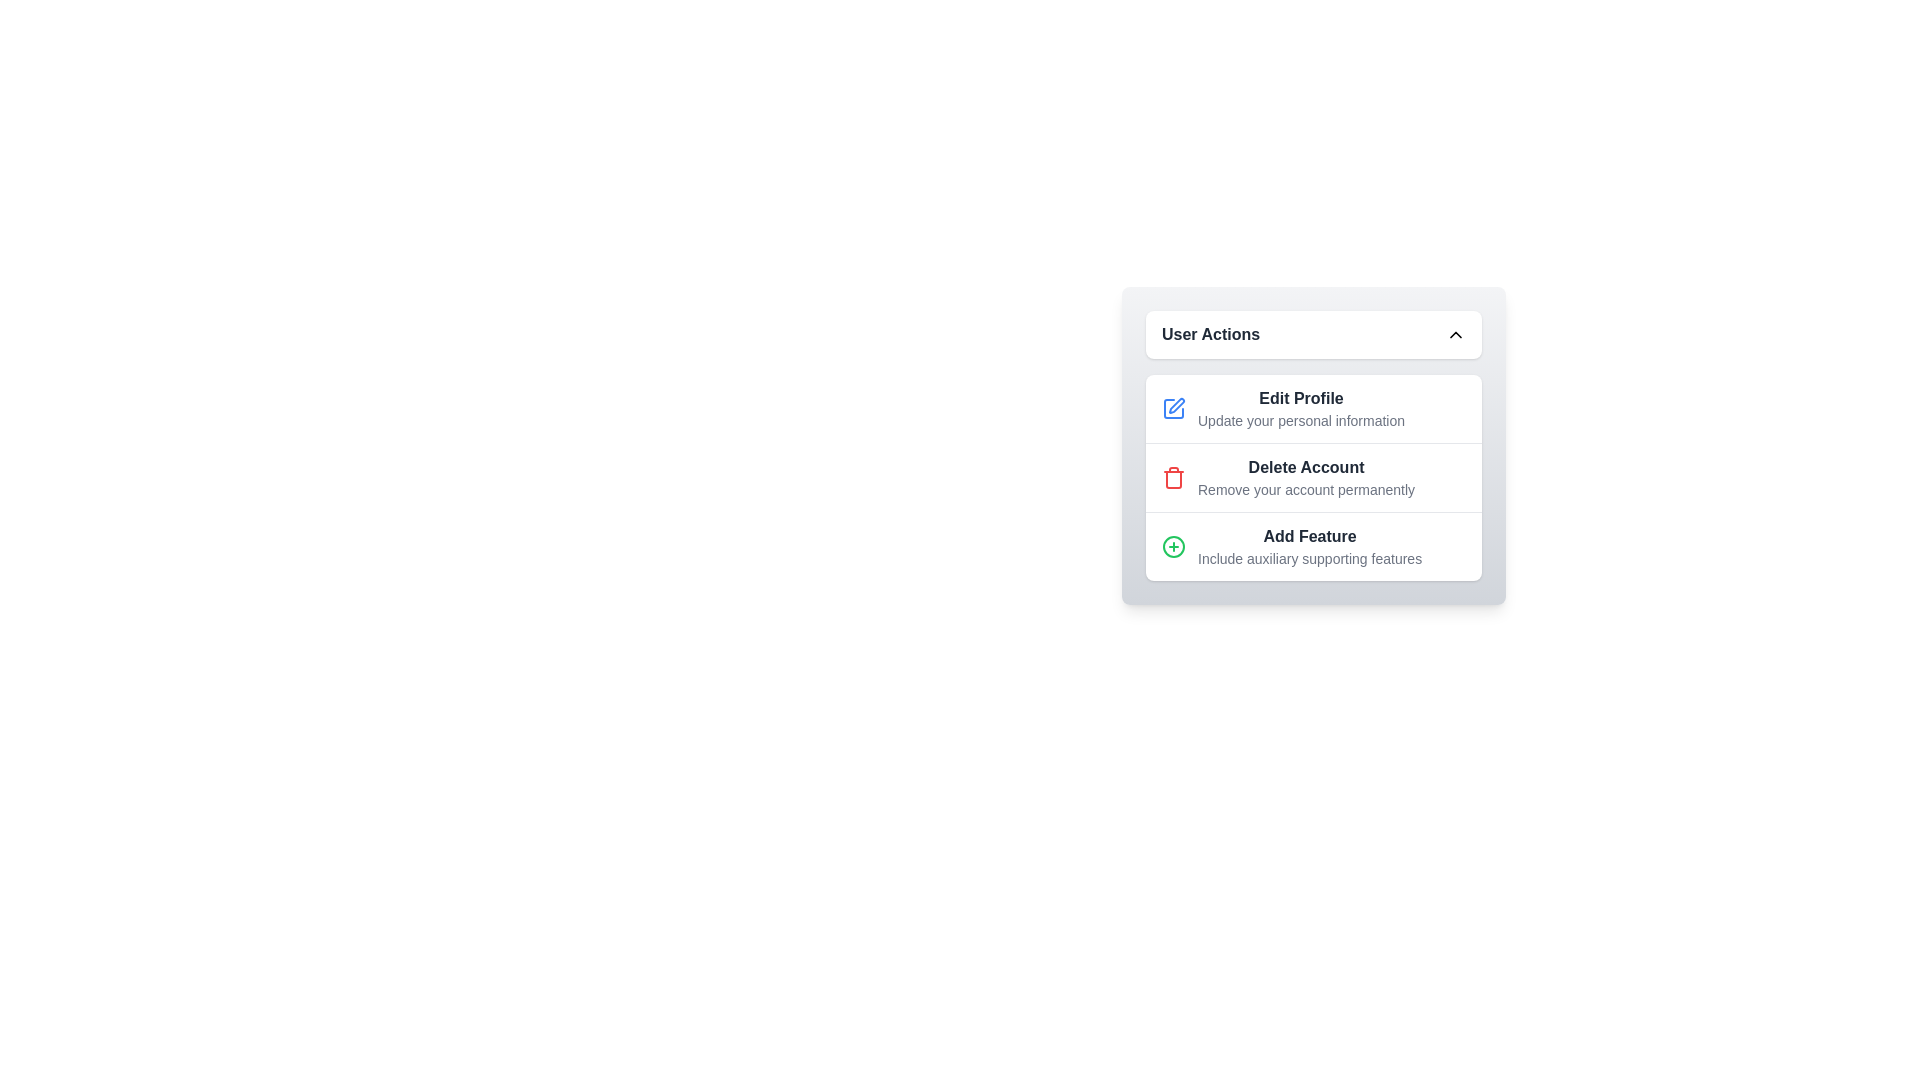  What do you see at coordinates (1174, 547) in the screenshot?
I see `the circular icon with a green border and green-plus symbol, located in the 'Add Feature' row under 'User Actions'` at bounding box center [1174, 547].